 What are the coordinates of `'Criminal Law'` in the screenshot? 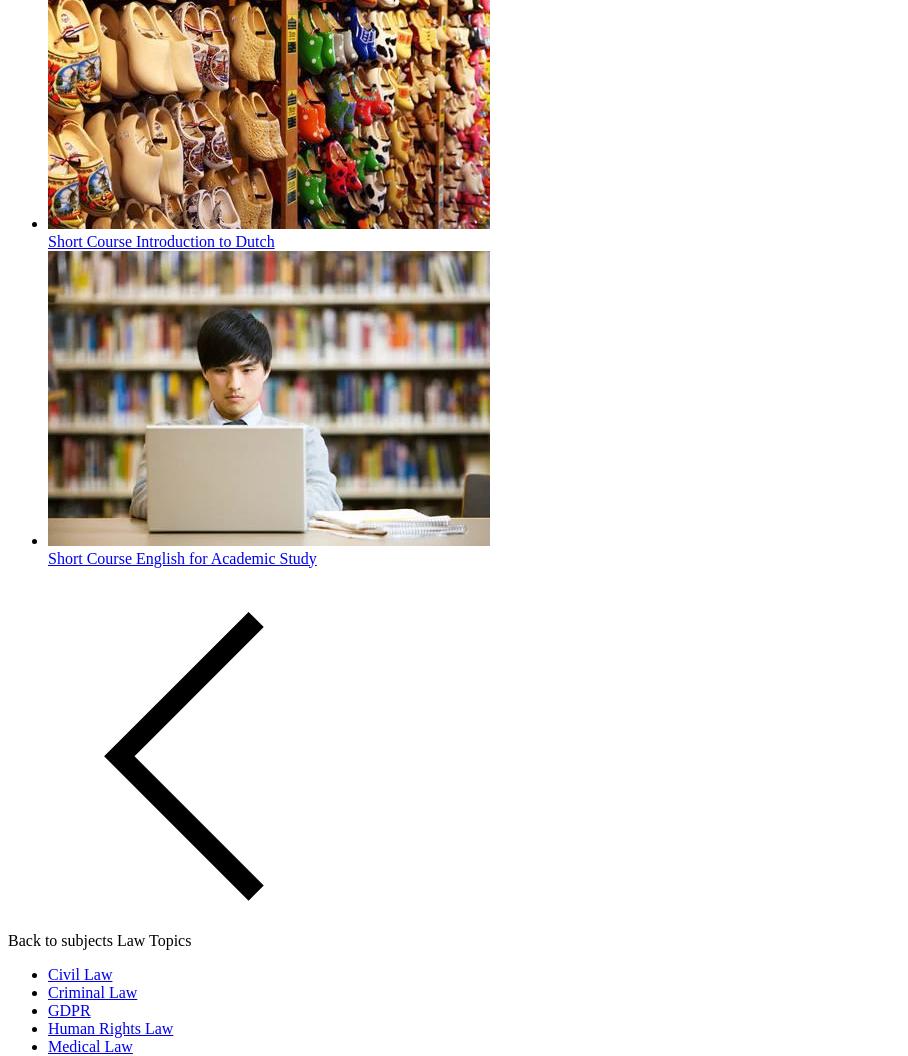 It's located at (91, 990).